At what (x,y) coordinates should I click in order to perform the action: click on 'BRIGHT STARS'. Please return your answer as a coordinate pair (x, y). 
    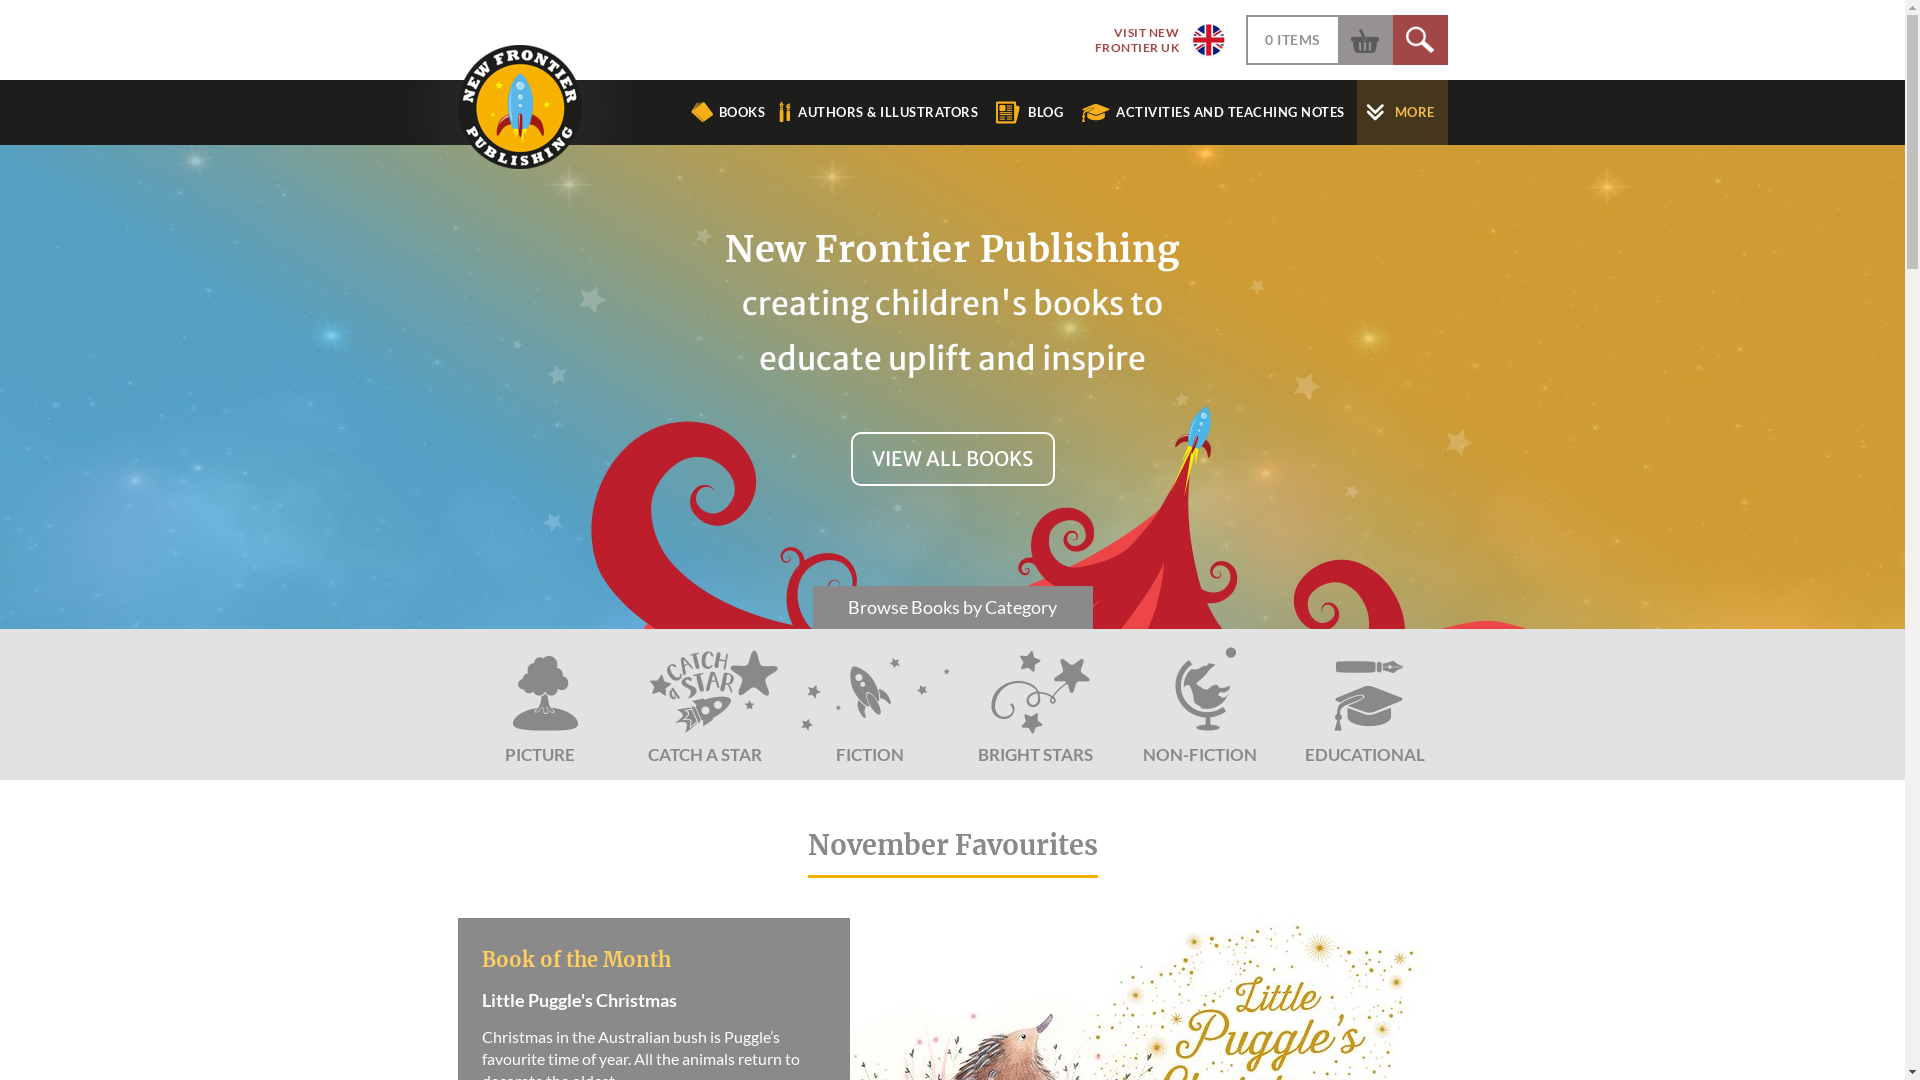
    Looking at the image, I should click on (1034, 703).